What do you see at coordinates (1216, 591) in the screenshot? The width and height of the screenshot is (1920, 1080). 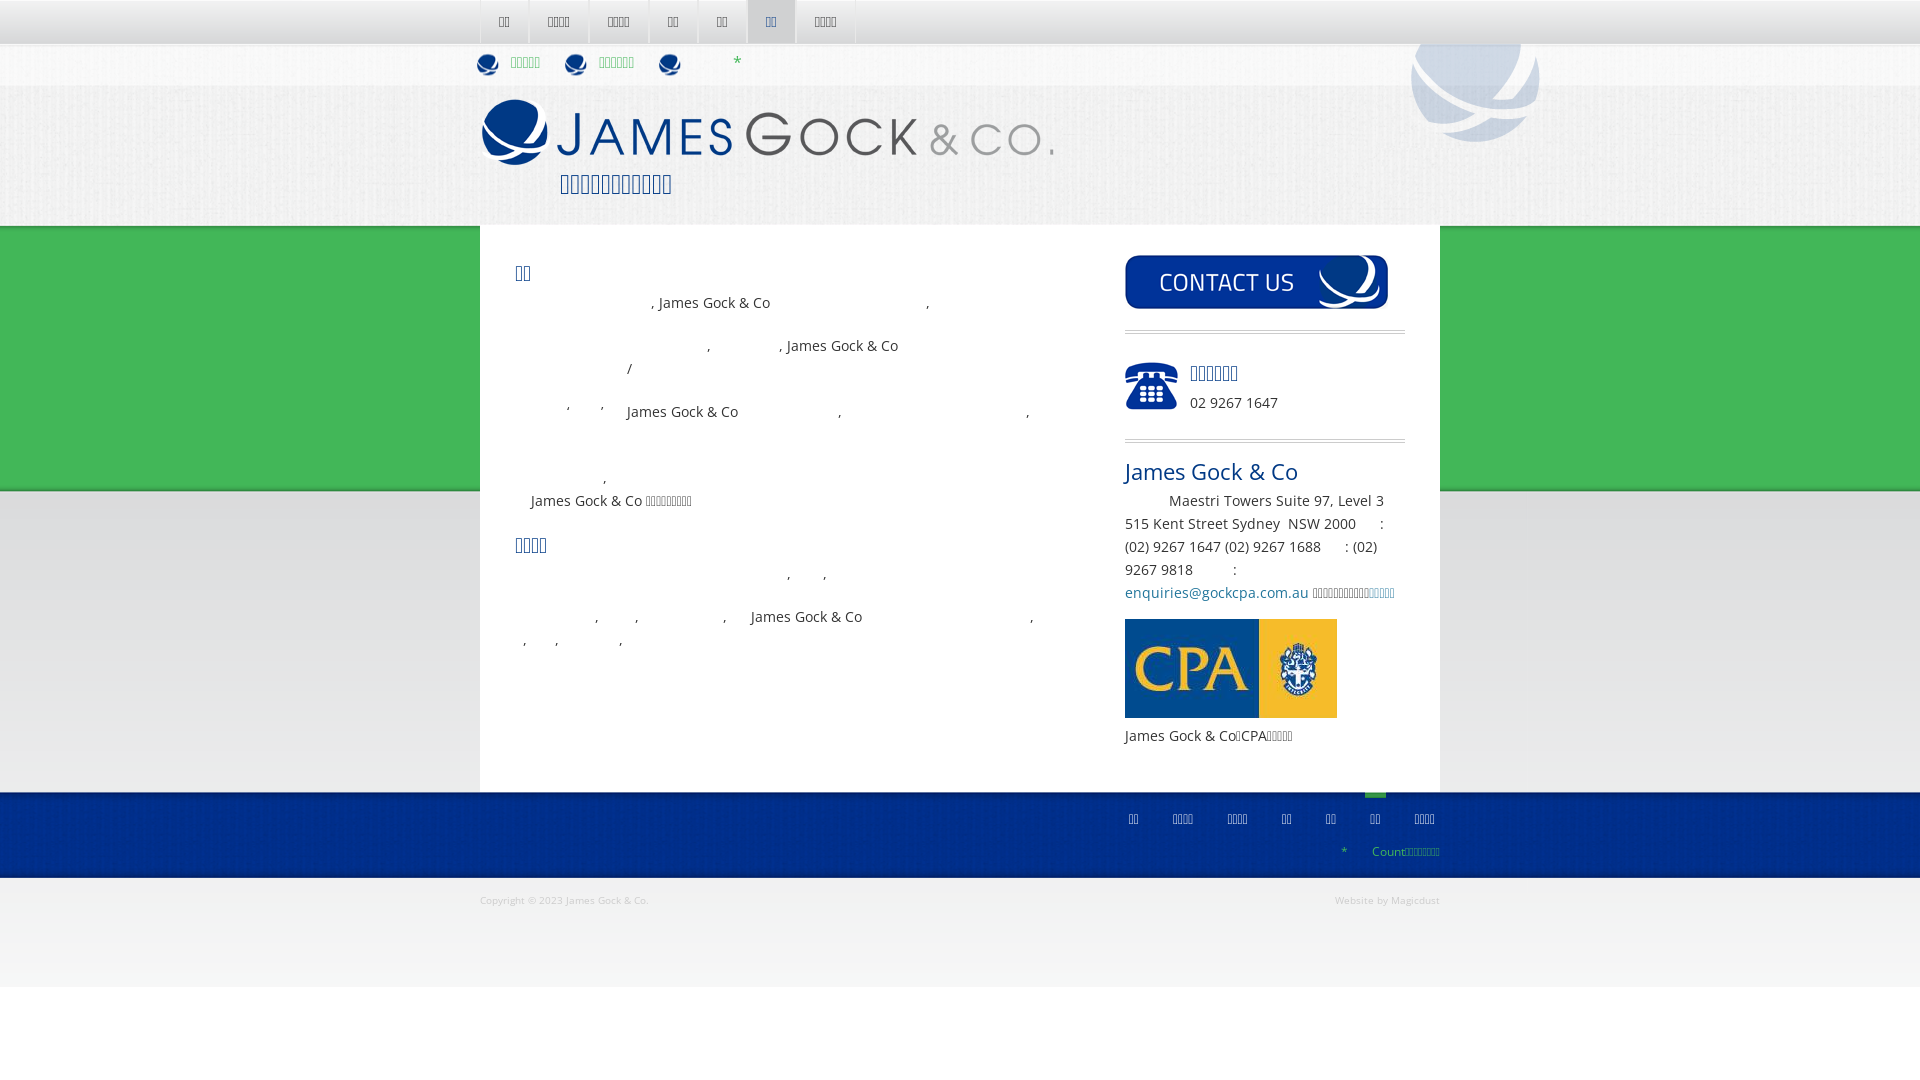 I see `'enquiries@gockcpa.com.au'` at bounding box center [1216, 591].